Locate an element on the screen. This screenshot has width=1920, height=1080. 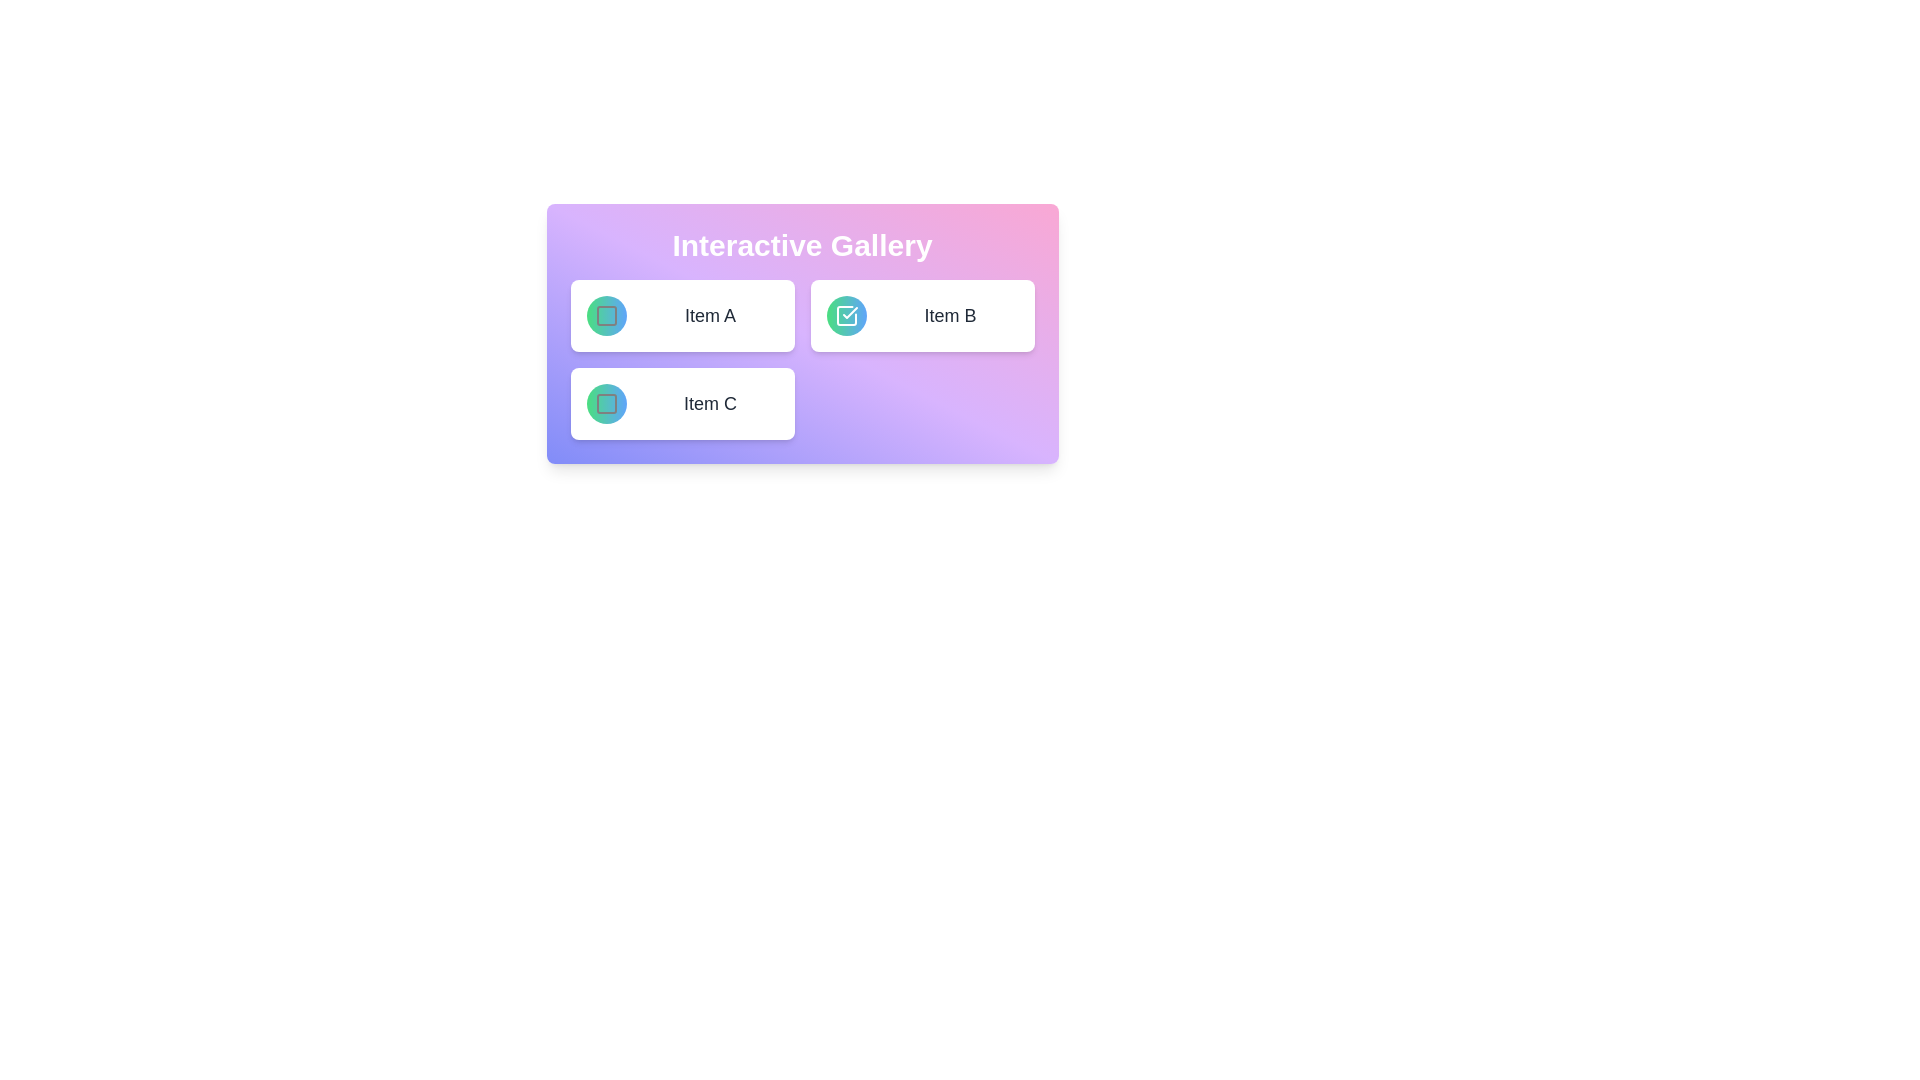
the first Display card in the Interactive Gallery, which has a white background, rounded corners, a circular gradient icon on the left, and the text 'Item A' on the right is located at coordinates (682, 315).